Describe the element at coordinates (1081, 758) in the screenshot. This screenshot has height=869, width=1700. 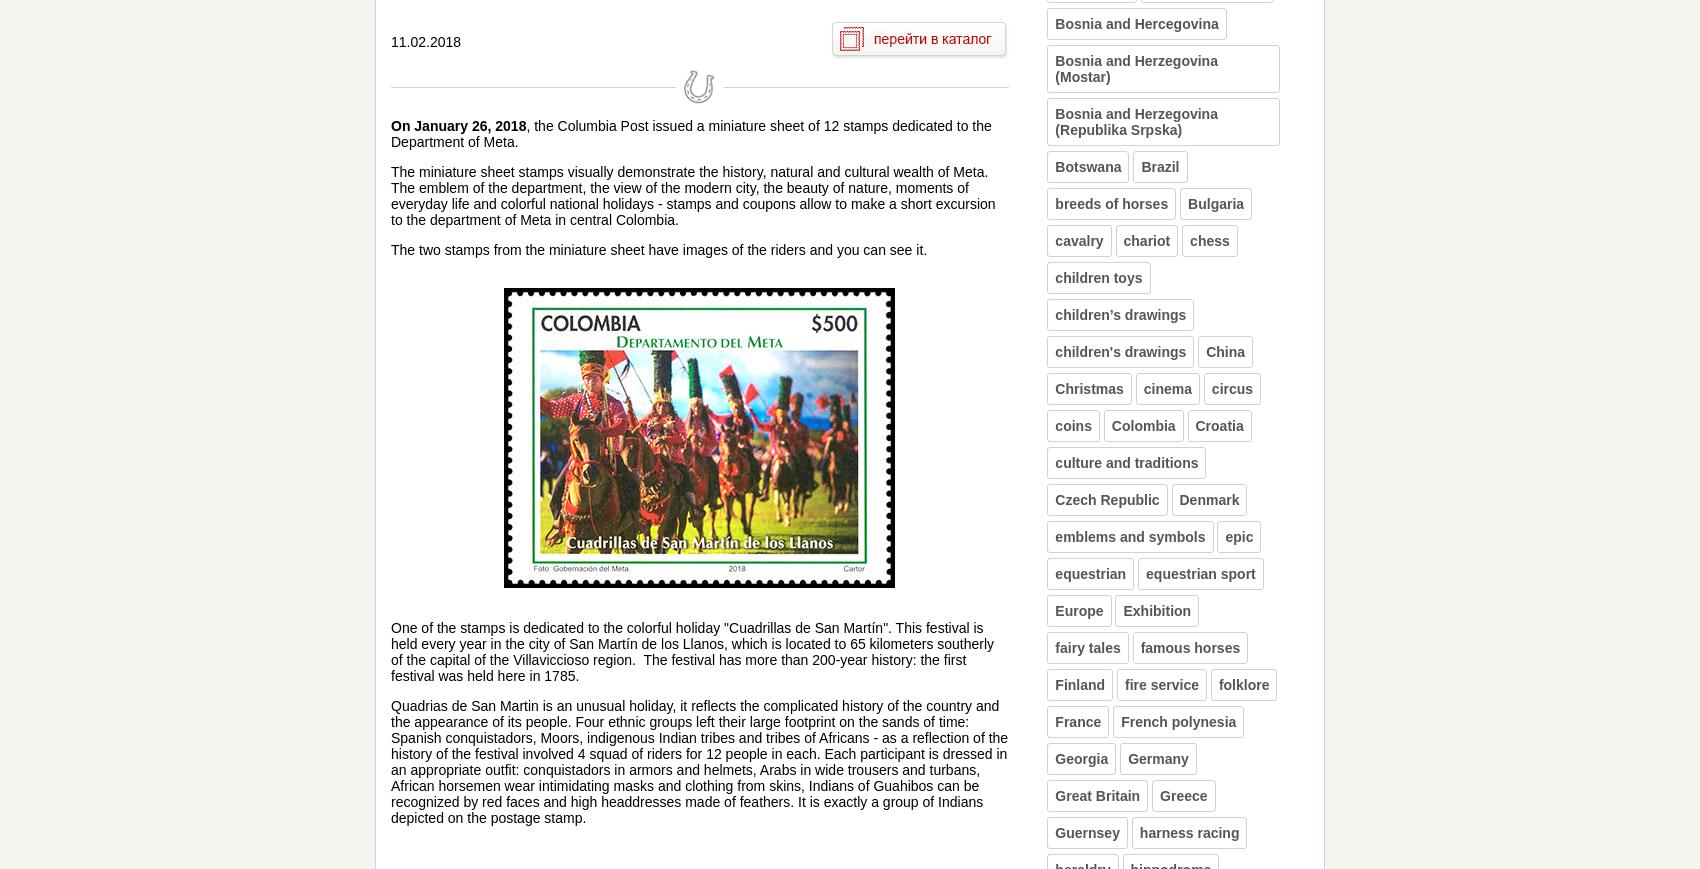
I see `'Georgia'` at that location.